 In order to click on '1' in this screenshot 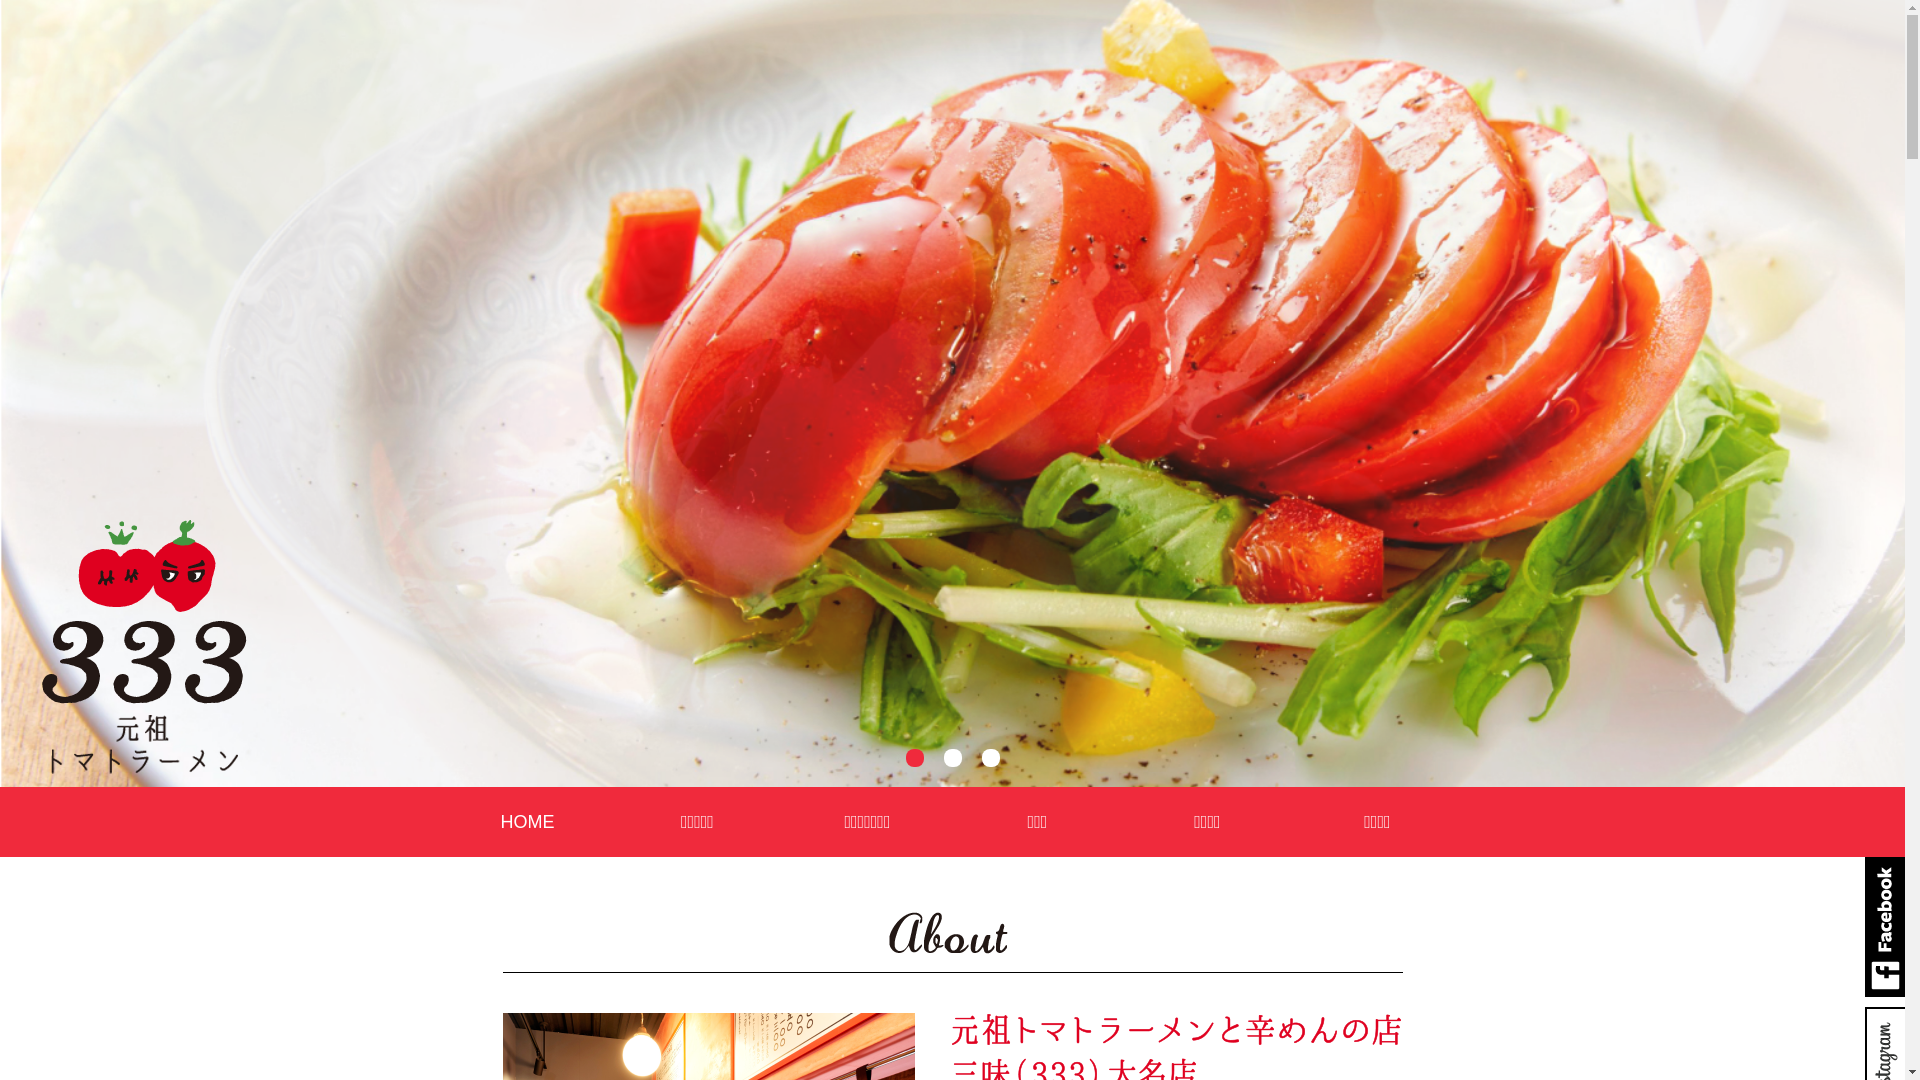, I will do `click(914, 758)`.